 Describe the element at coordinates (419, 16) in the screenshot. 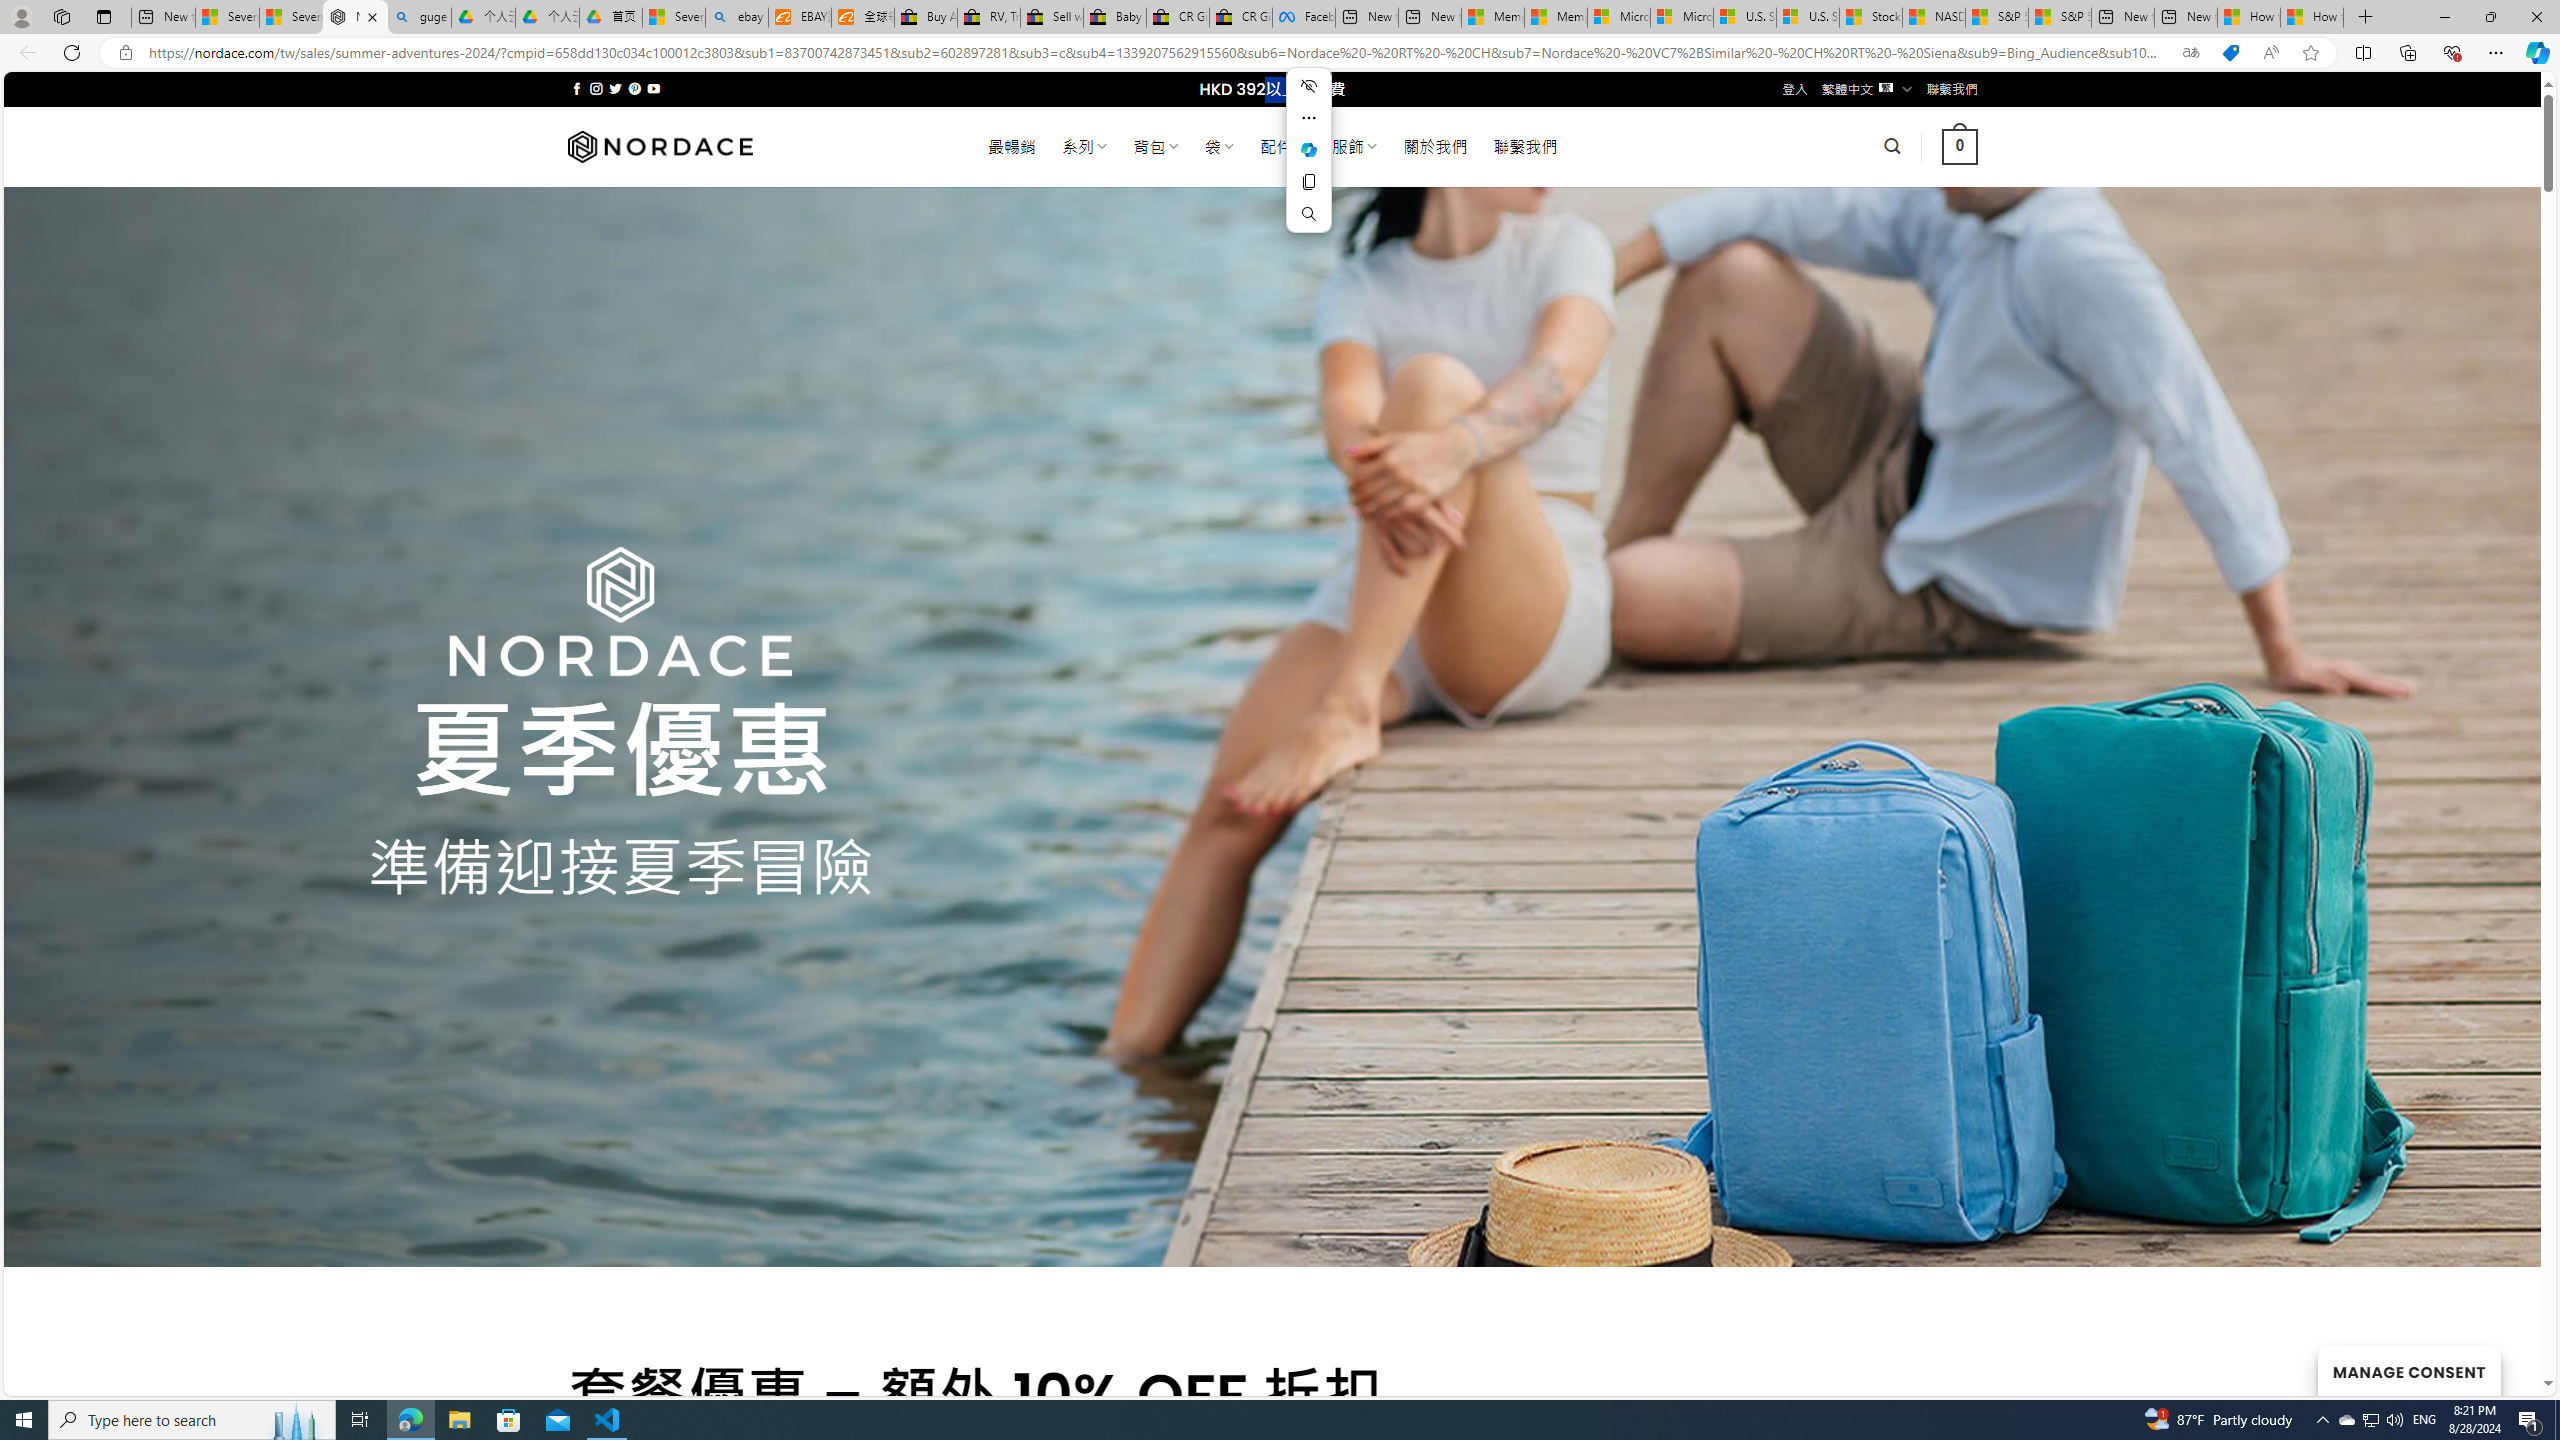

I see `'guge yunpan - Search'` at that location.